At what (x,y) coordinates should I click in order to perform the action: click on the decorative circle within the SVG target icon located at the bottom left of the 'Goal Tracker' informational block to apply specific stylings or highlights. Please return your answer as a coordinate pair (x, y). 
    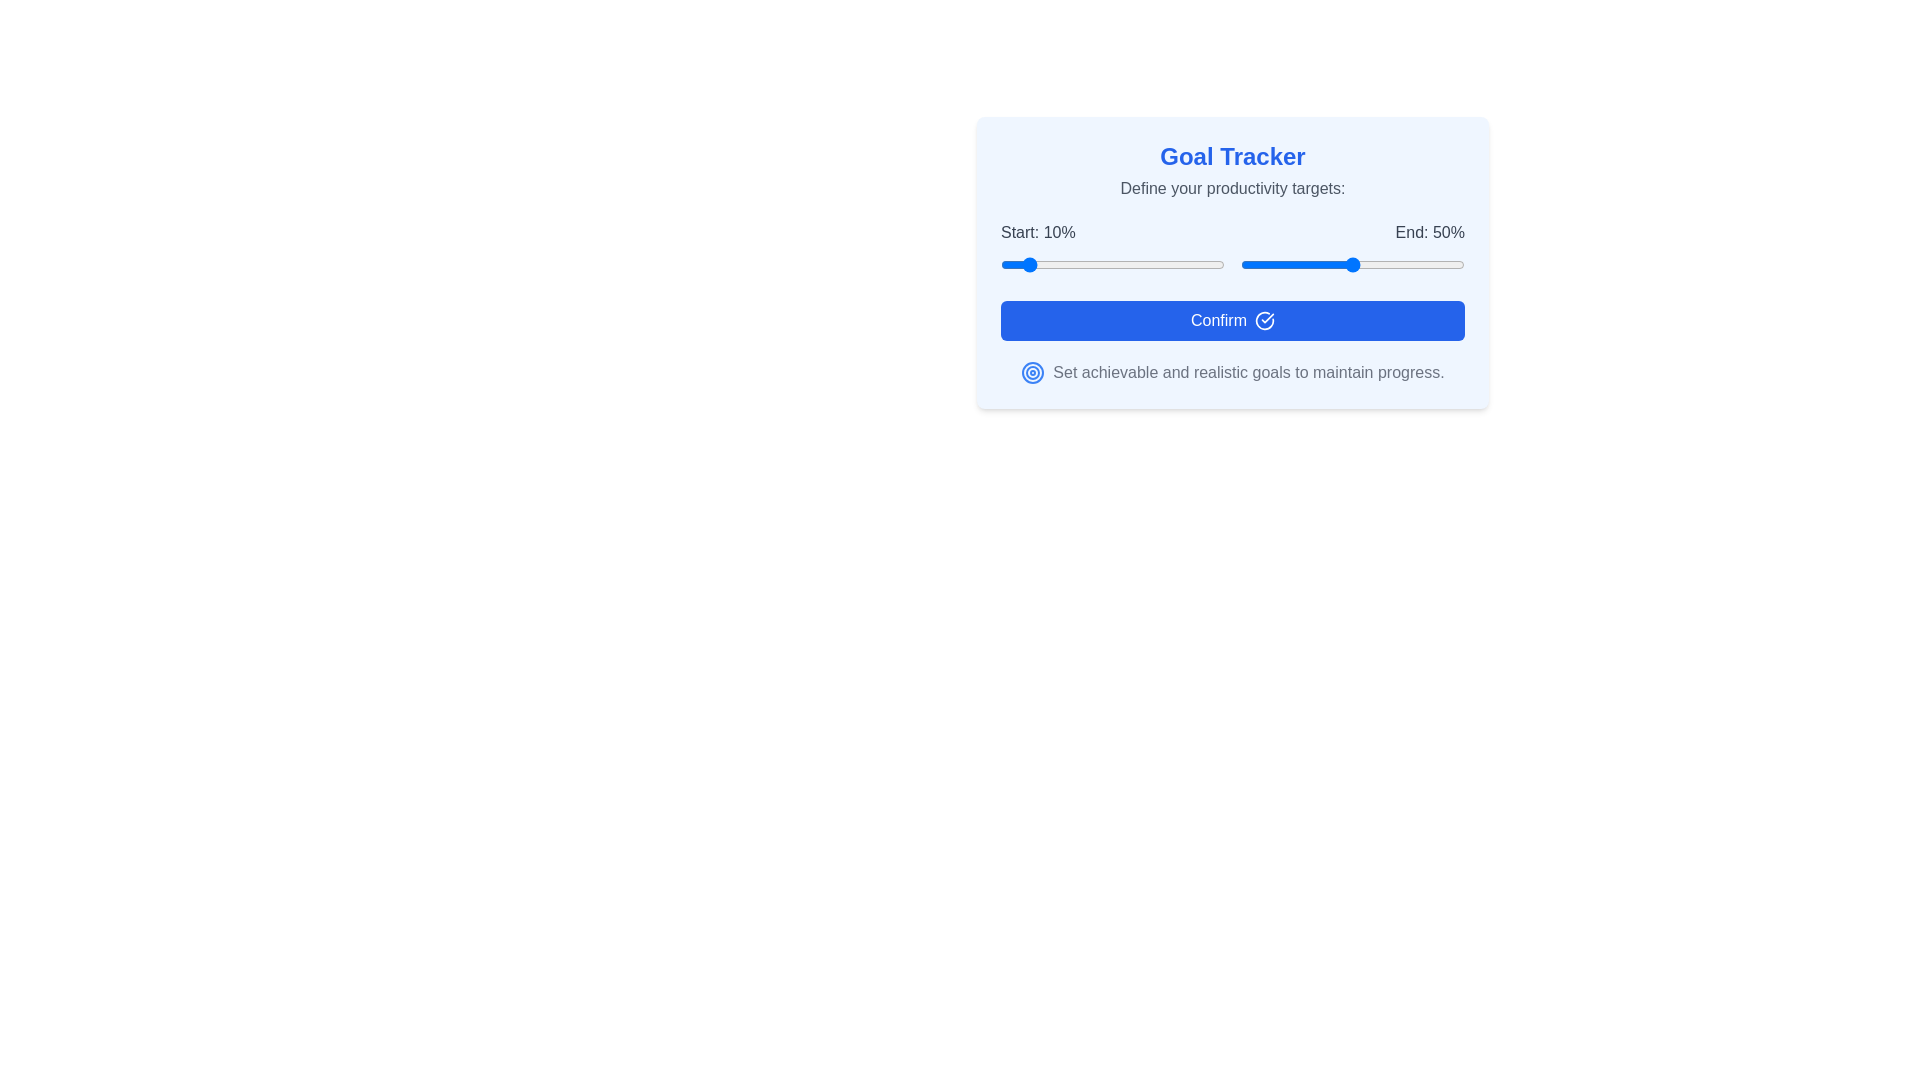
    Looking at the image, I should click on (1033, 373).